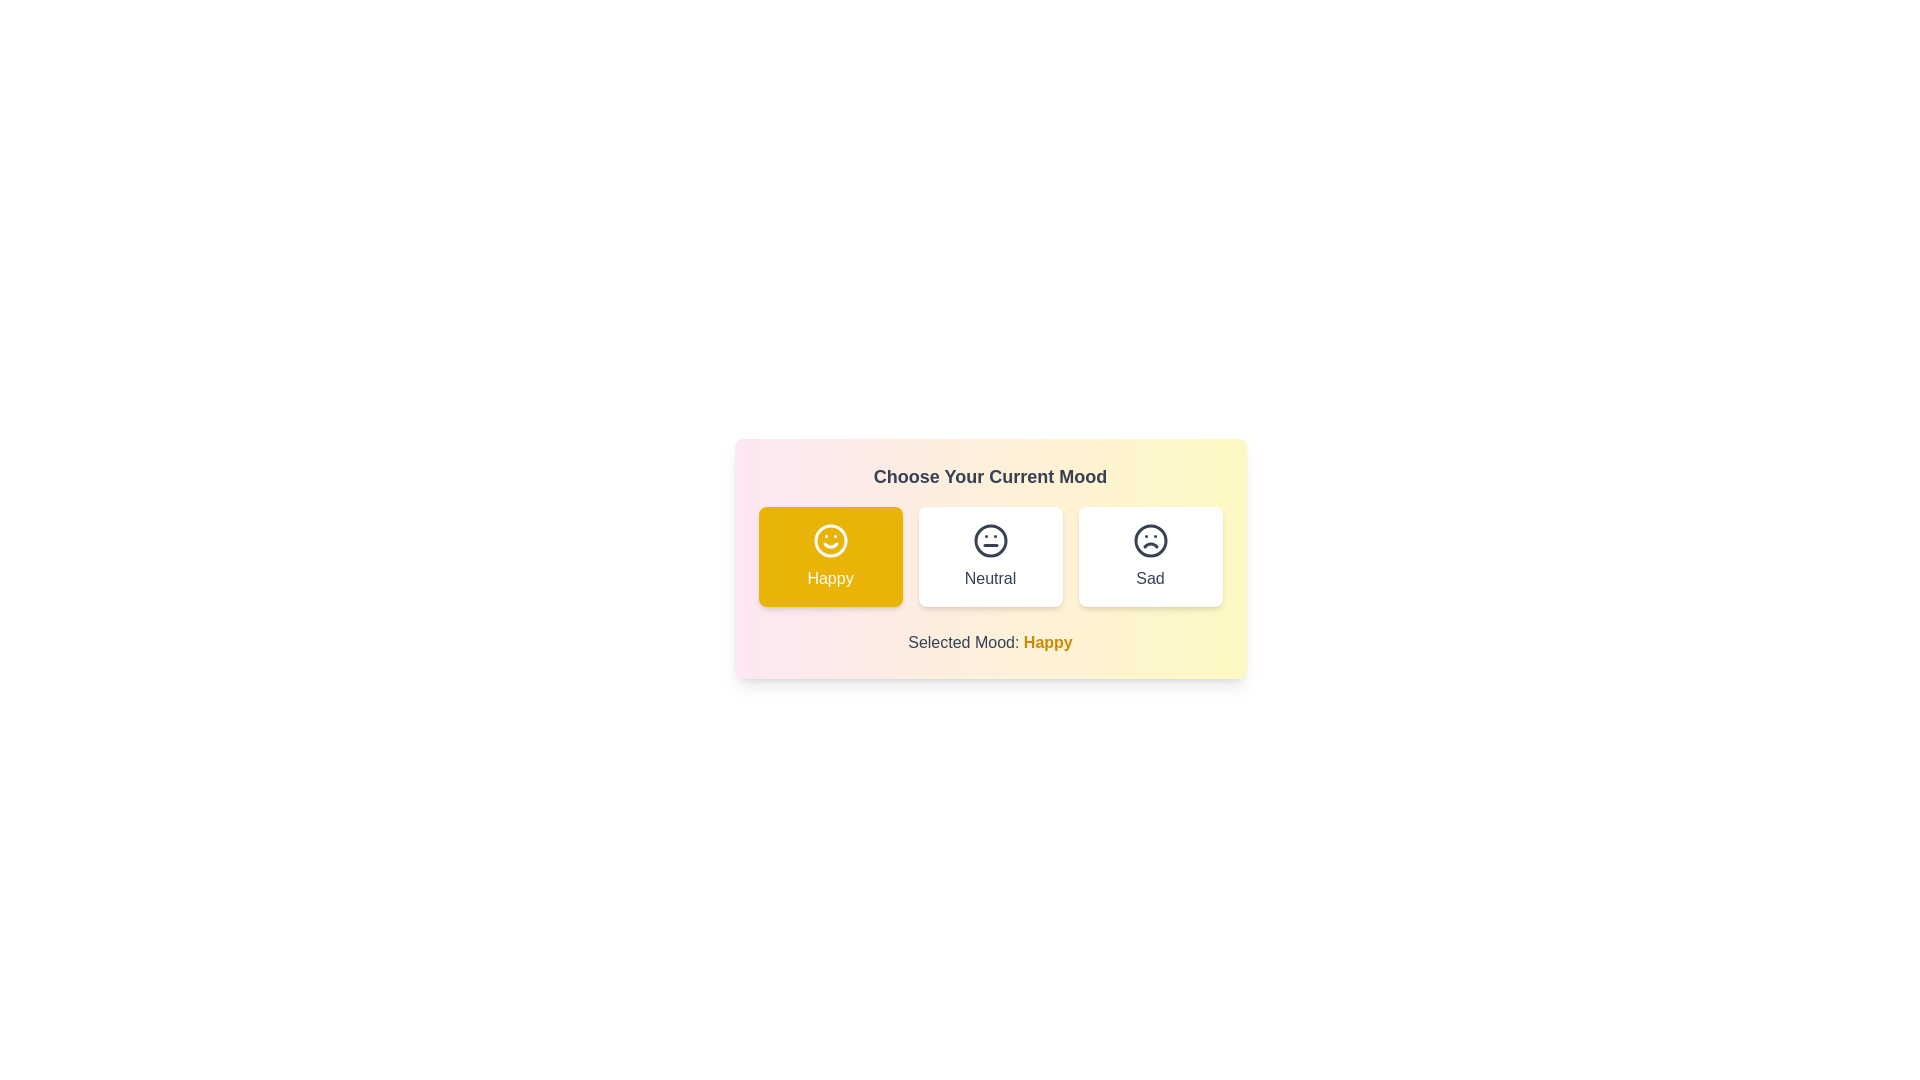 This screenshot has width=1920, height=1080. I want to click on the mood button corresponding to sad, so click(1150, 556).